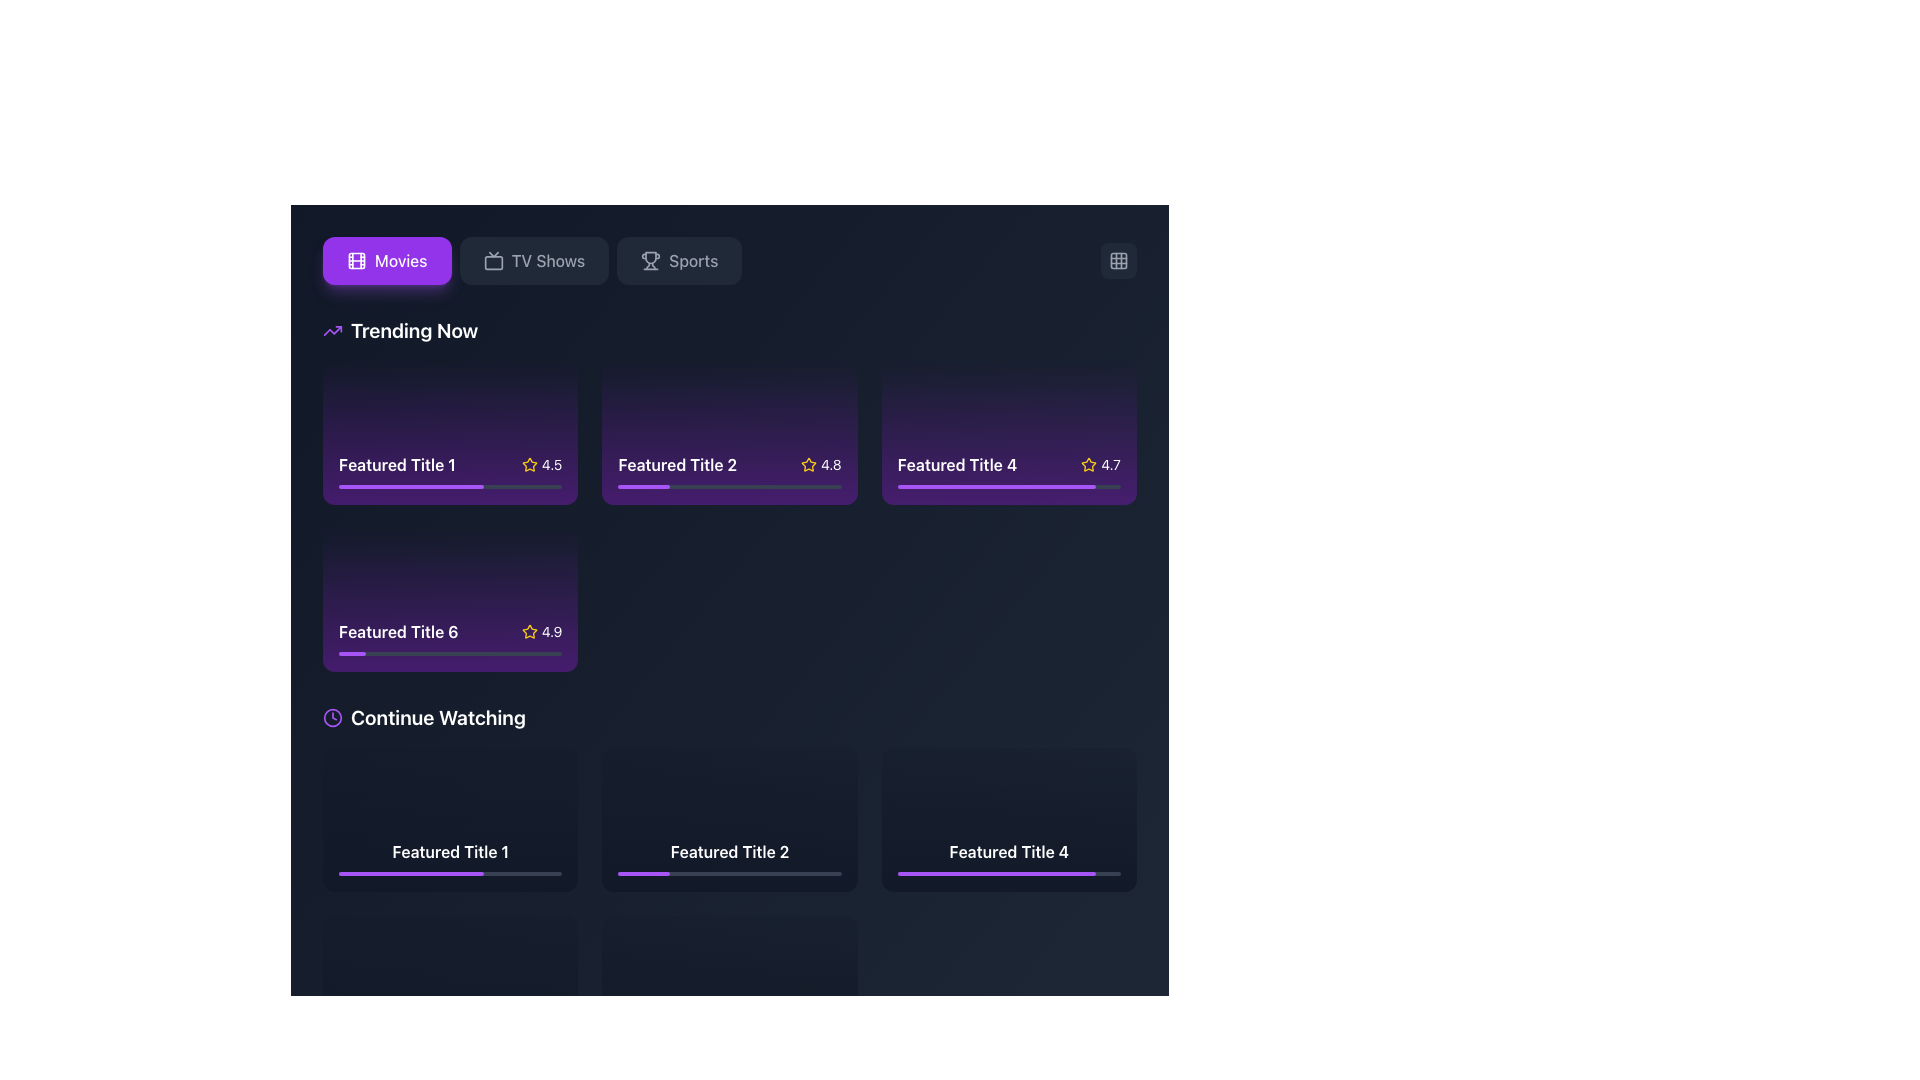 Image resolution: width=1920 pixels, height=1080 pixels. I want to click on the text label displaying '4.9' in white color on a purple background, located in the bottom-right corner of the 'Featured Title 6' card under the 'Trending Now' section, so click(552, 632).